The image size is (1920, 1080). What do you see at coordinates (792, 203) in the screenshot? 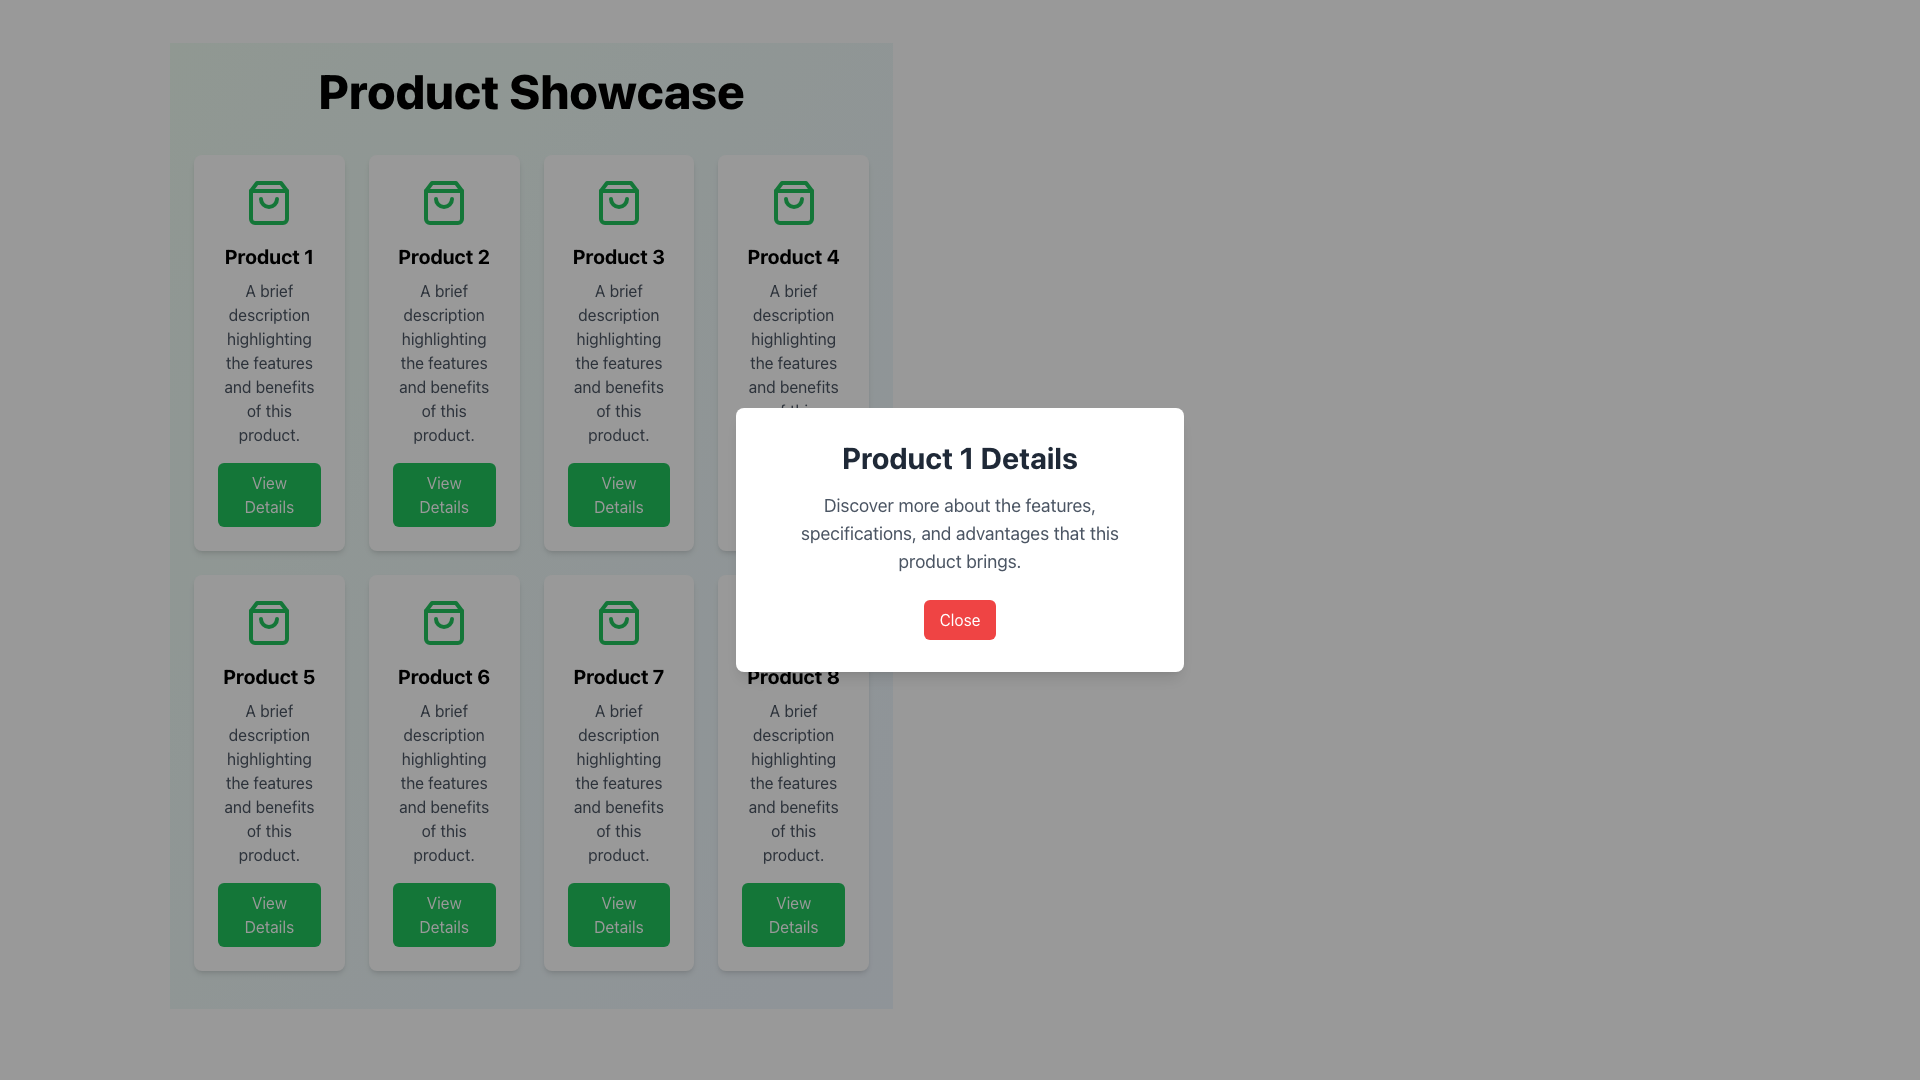
I see `the decorative icon for the 'Product 4' card located at the top center of the card in the second row and first column of the product grid` at bounding box center [792, 203].